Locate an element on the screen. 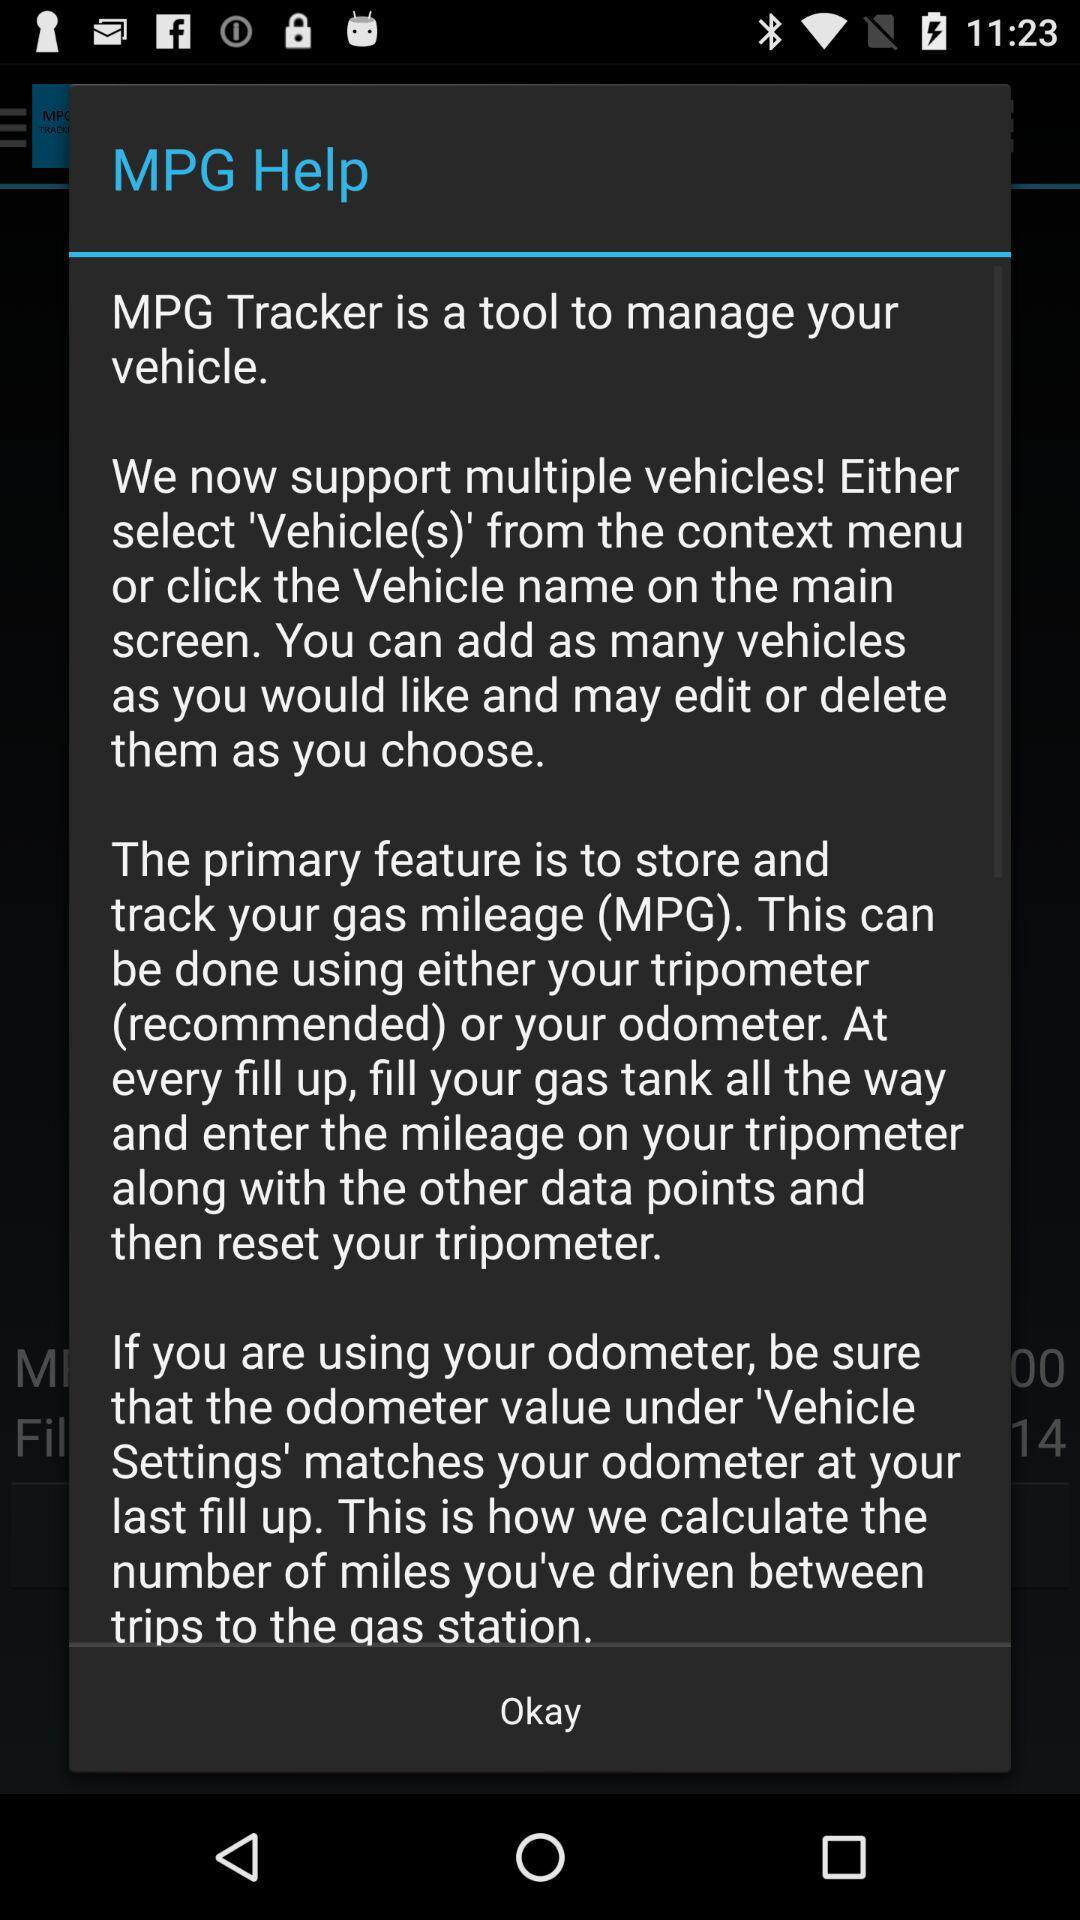 Image resolution: width=1080 pixels, height=1920 pixels. okay is located at coordinates (540, 1708).